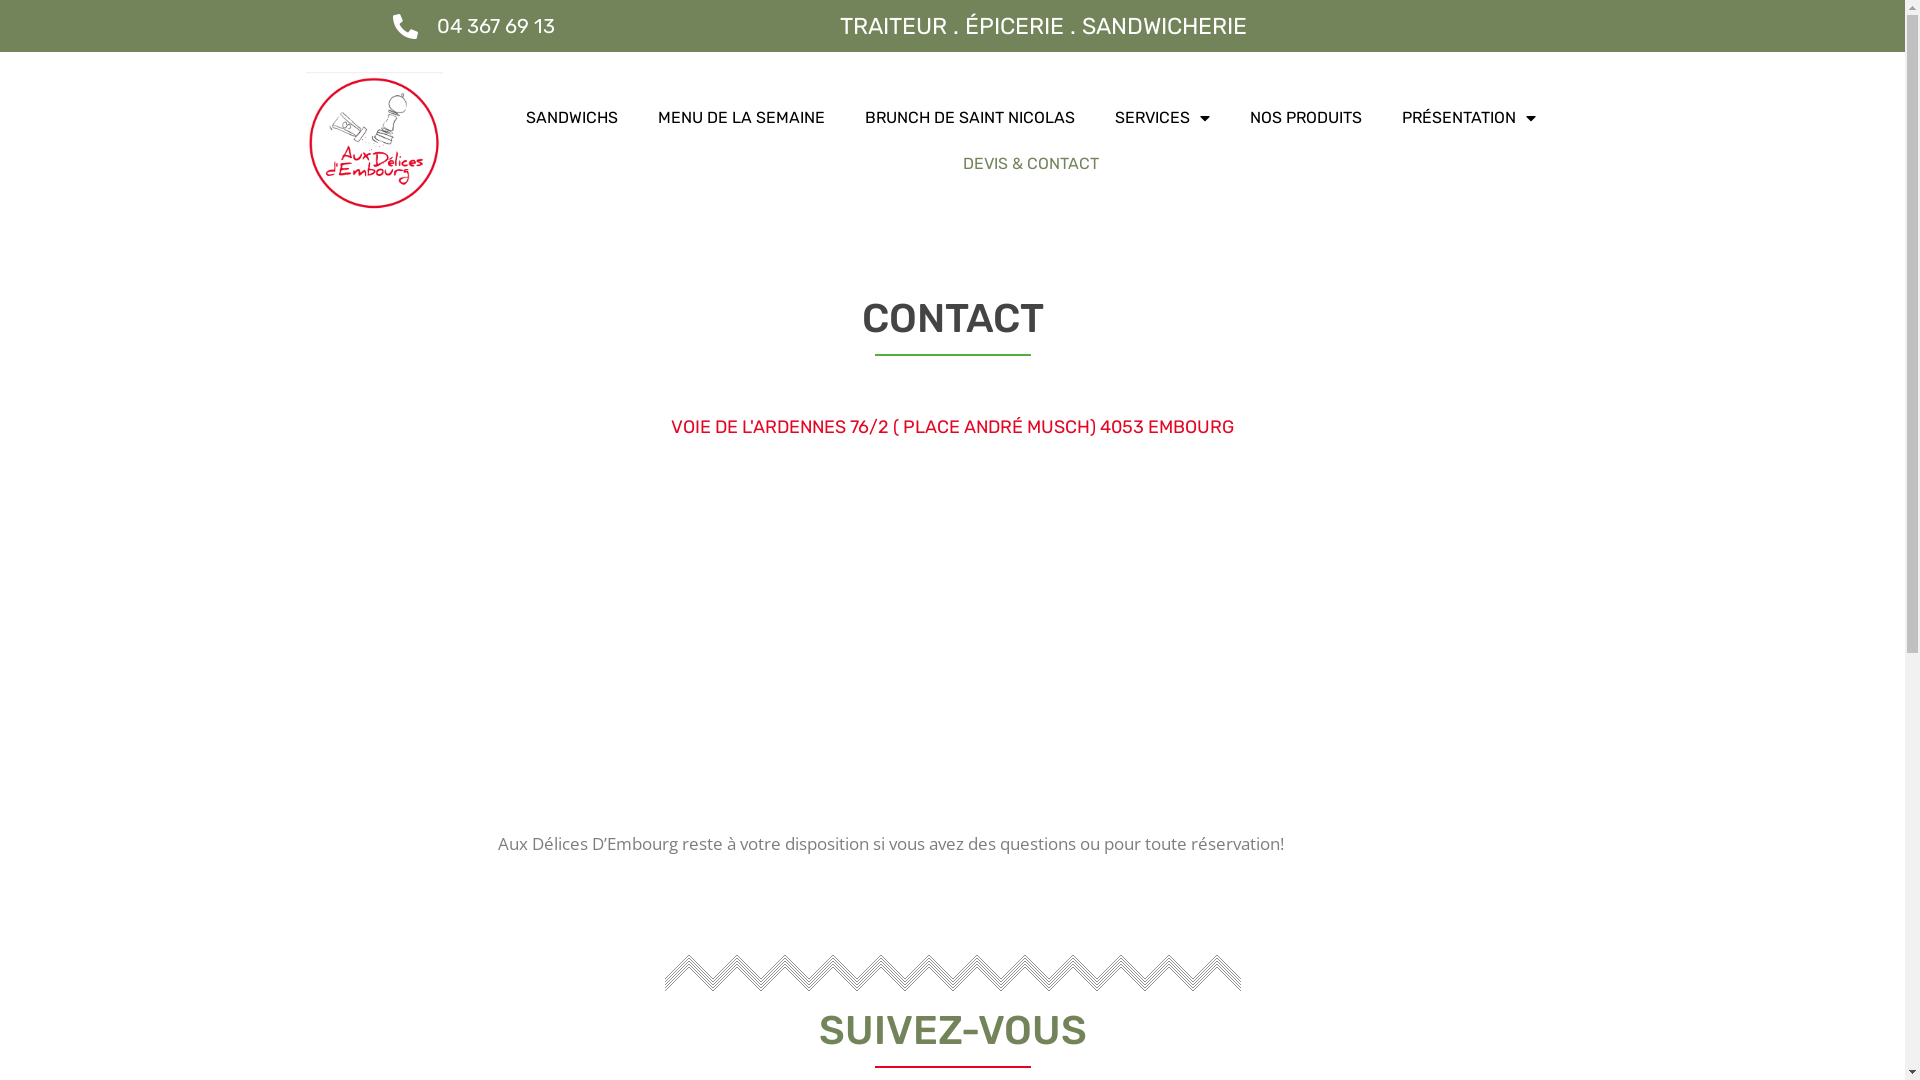 This screenshot has width=1920, height=1080. What do you see at coordinates (740, 118) in the screenshot?
I see `'MENU DE LA SEMAINE'` at bounding box center [740, 118].